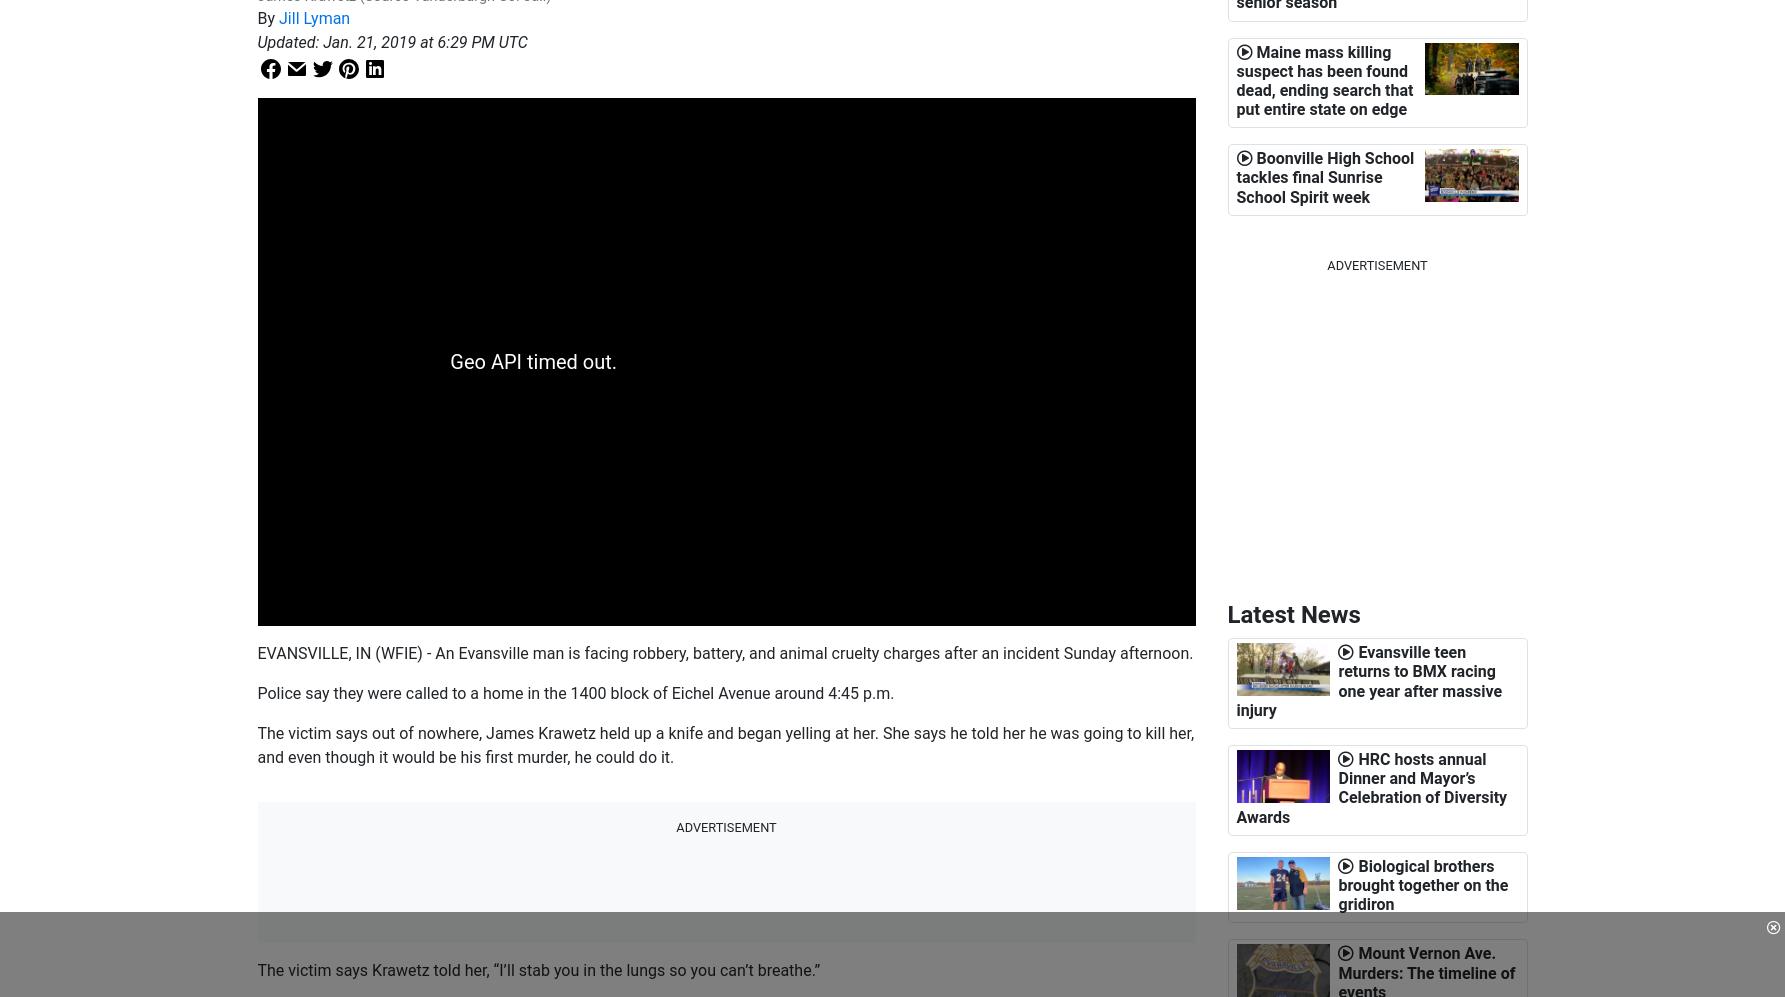 Image resolution: width=1785 pixels, height=997 pixels. Describe the element at coordinates (575, 691) in the screenshot. I see `'Police say they were called to a home in the 1400 block of Eichel Avenue around 4:45 p.m.'` at that location.